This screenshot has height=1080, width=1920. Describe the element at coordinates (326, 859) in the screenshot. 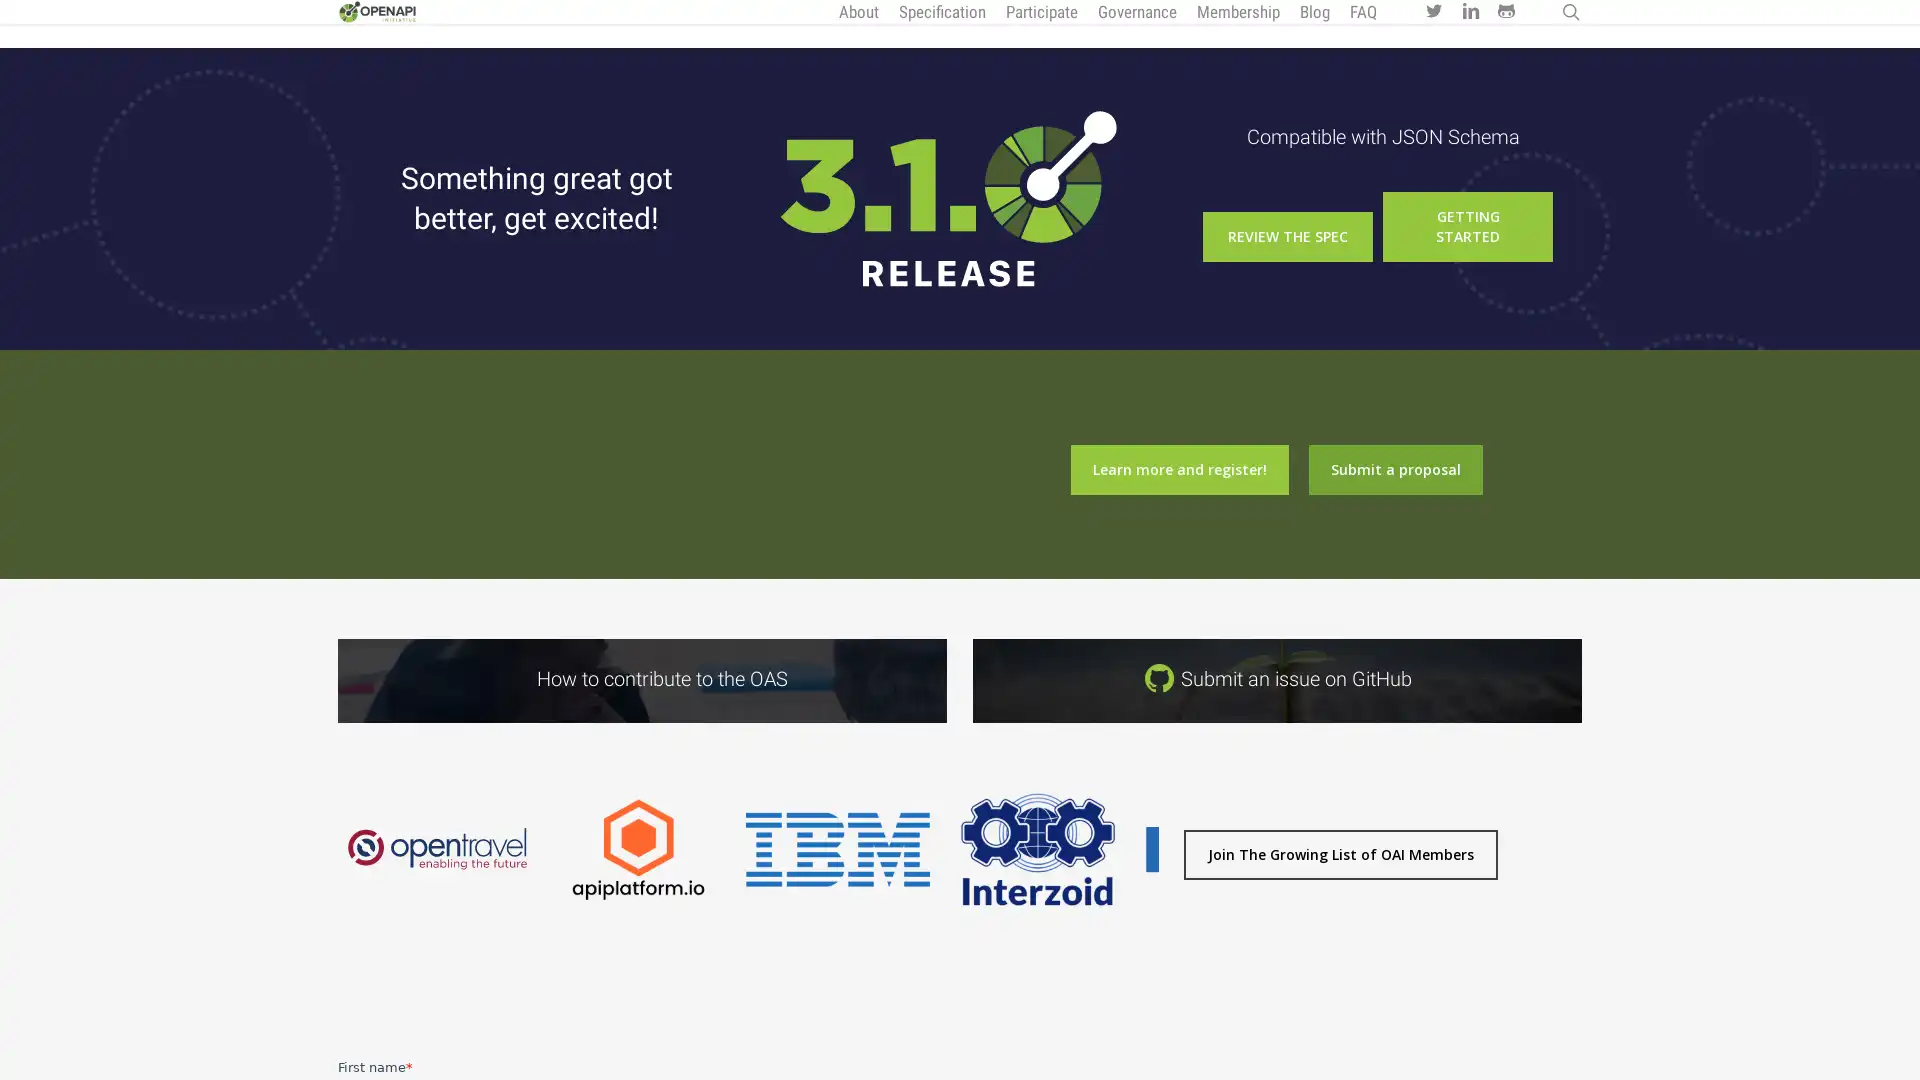

I see `Previous` at that location.